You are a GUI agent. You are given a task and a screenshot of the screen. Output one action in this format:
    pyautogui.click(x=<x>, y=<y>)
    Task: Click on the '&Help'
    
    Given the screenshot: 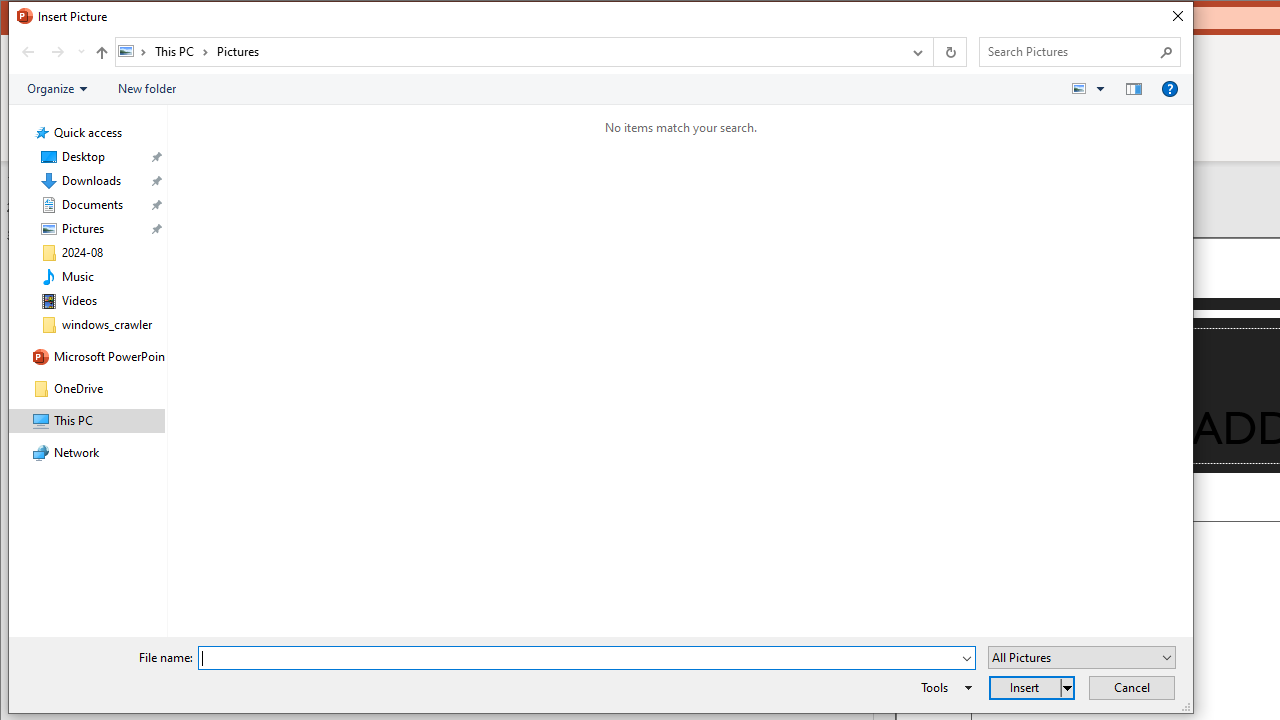 What is the action you would take?
    pyautogui.click(x=1169, y=88)
    